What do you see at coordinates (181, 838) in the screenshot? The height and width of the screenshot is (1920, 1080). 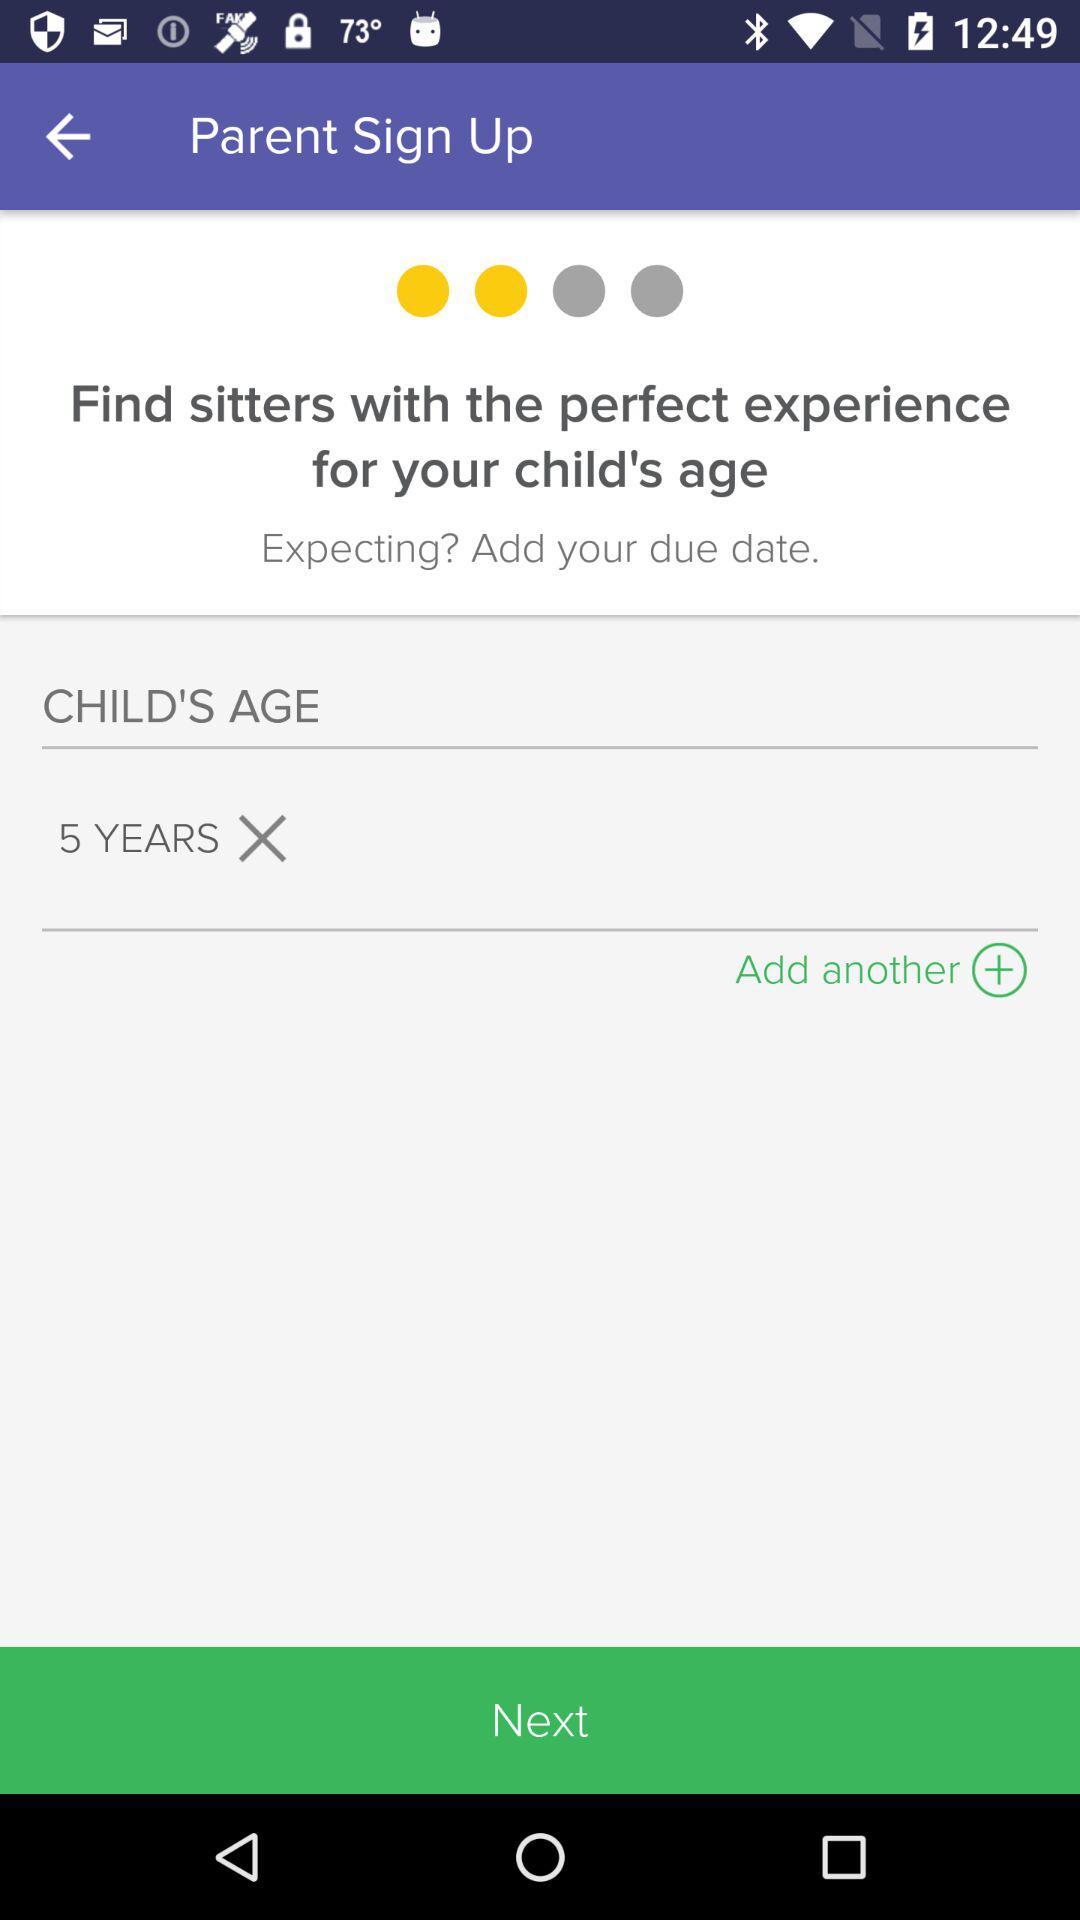 I see `the 5 years on the left` at bounding box center [181, 838].